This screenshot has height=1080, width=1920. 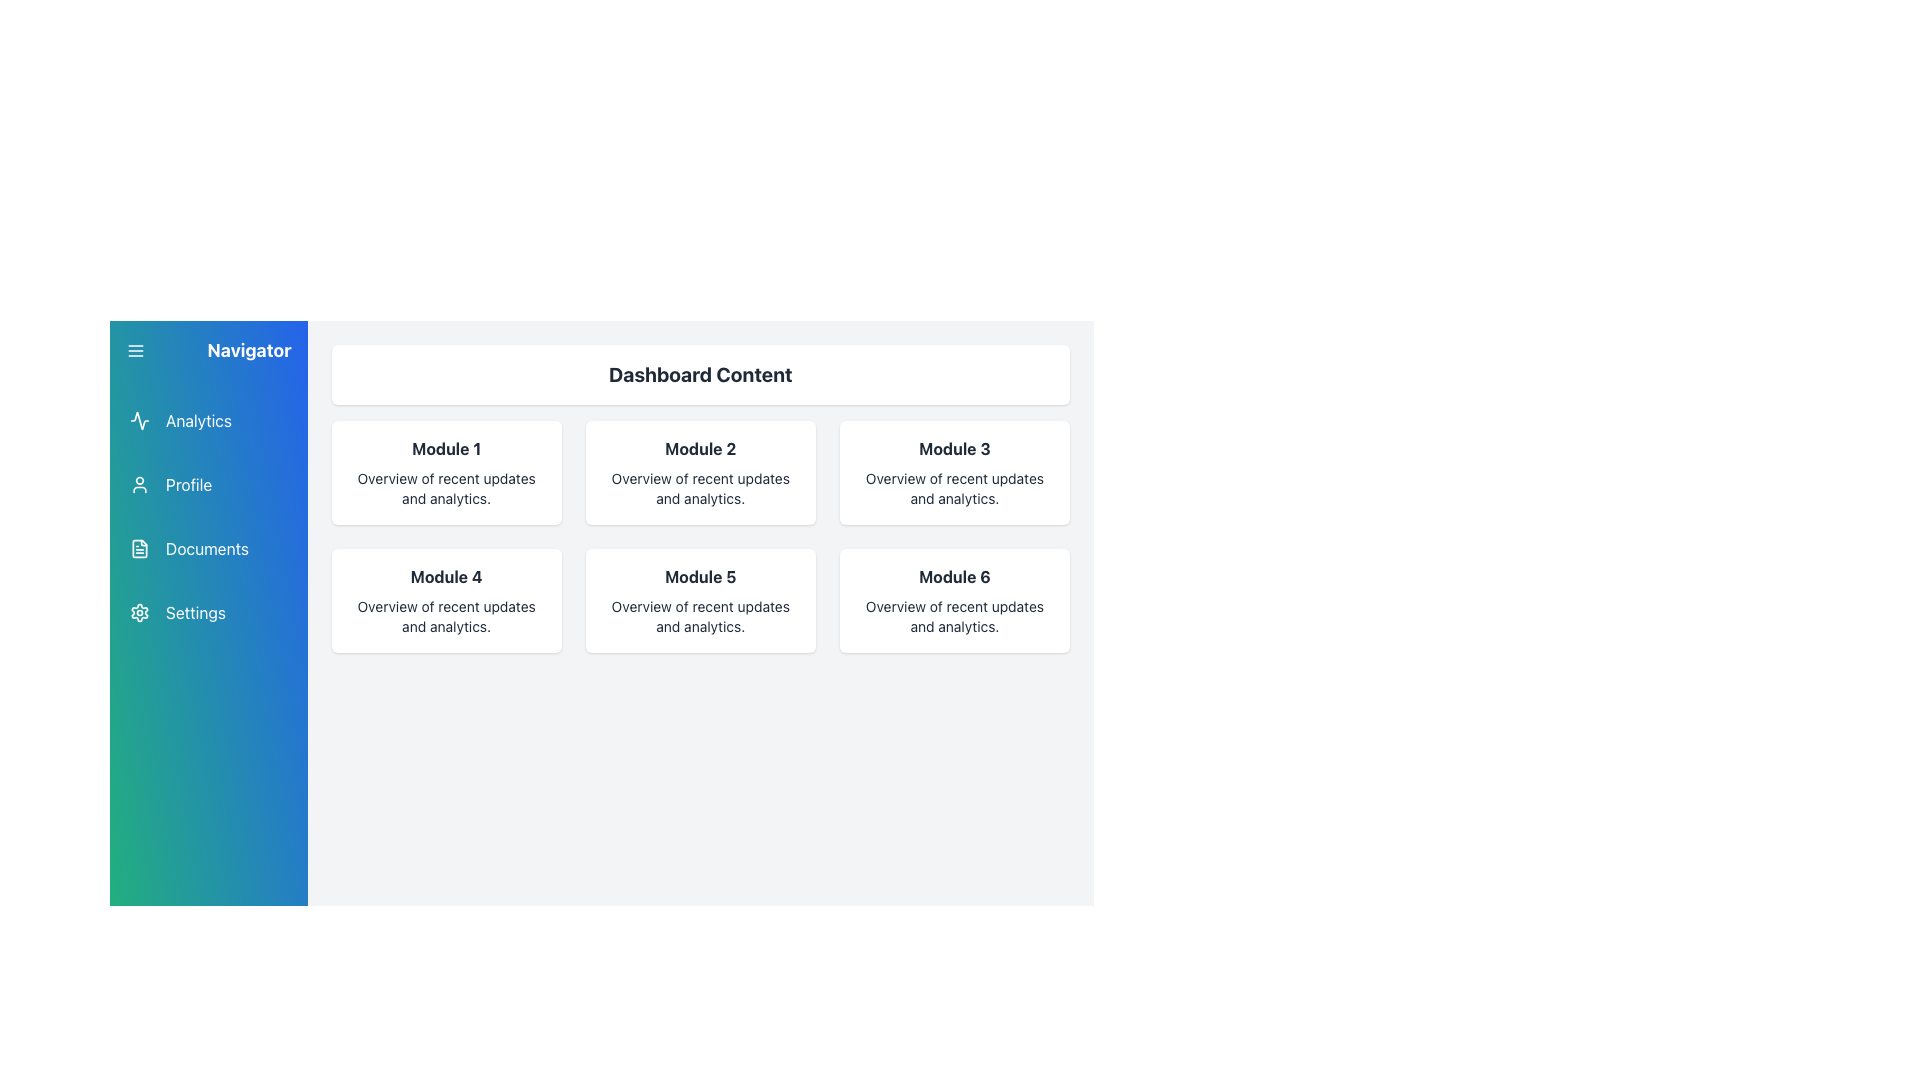 I want to click on the Text label summarizing 'Module 3' located in the top-right card of the Dashboard Content page, so click(x=954, y=447).